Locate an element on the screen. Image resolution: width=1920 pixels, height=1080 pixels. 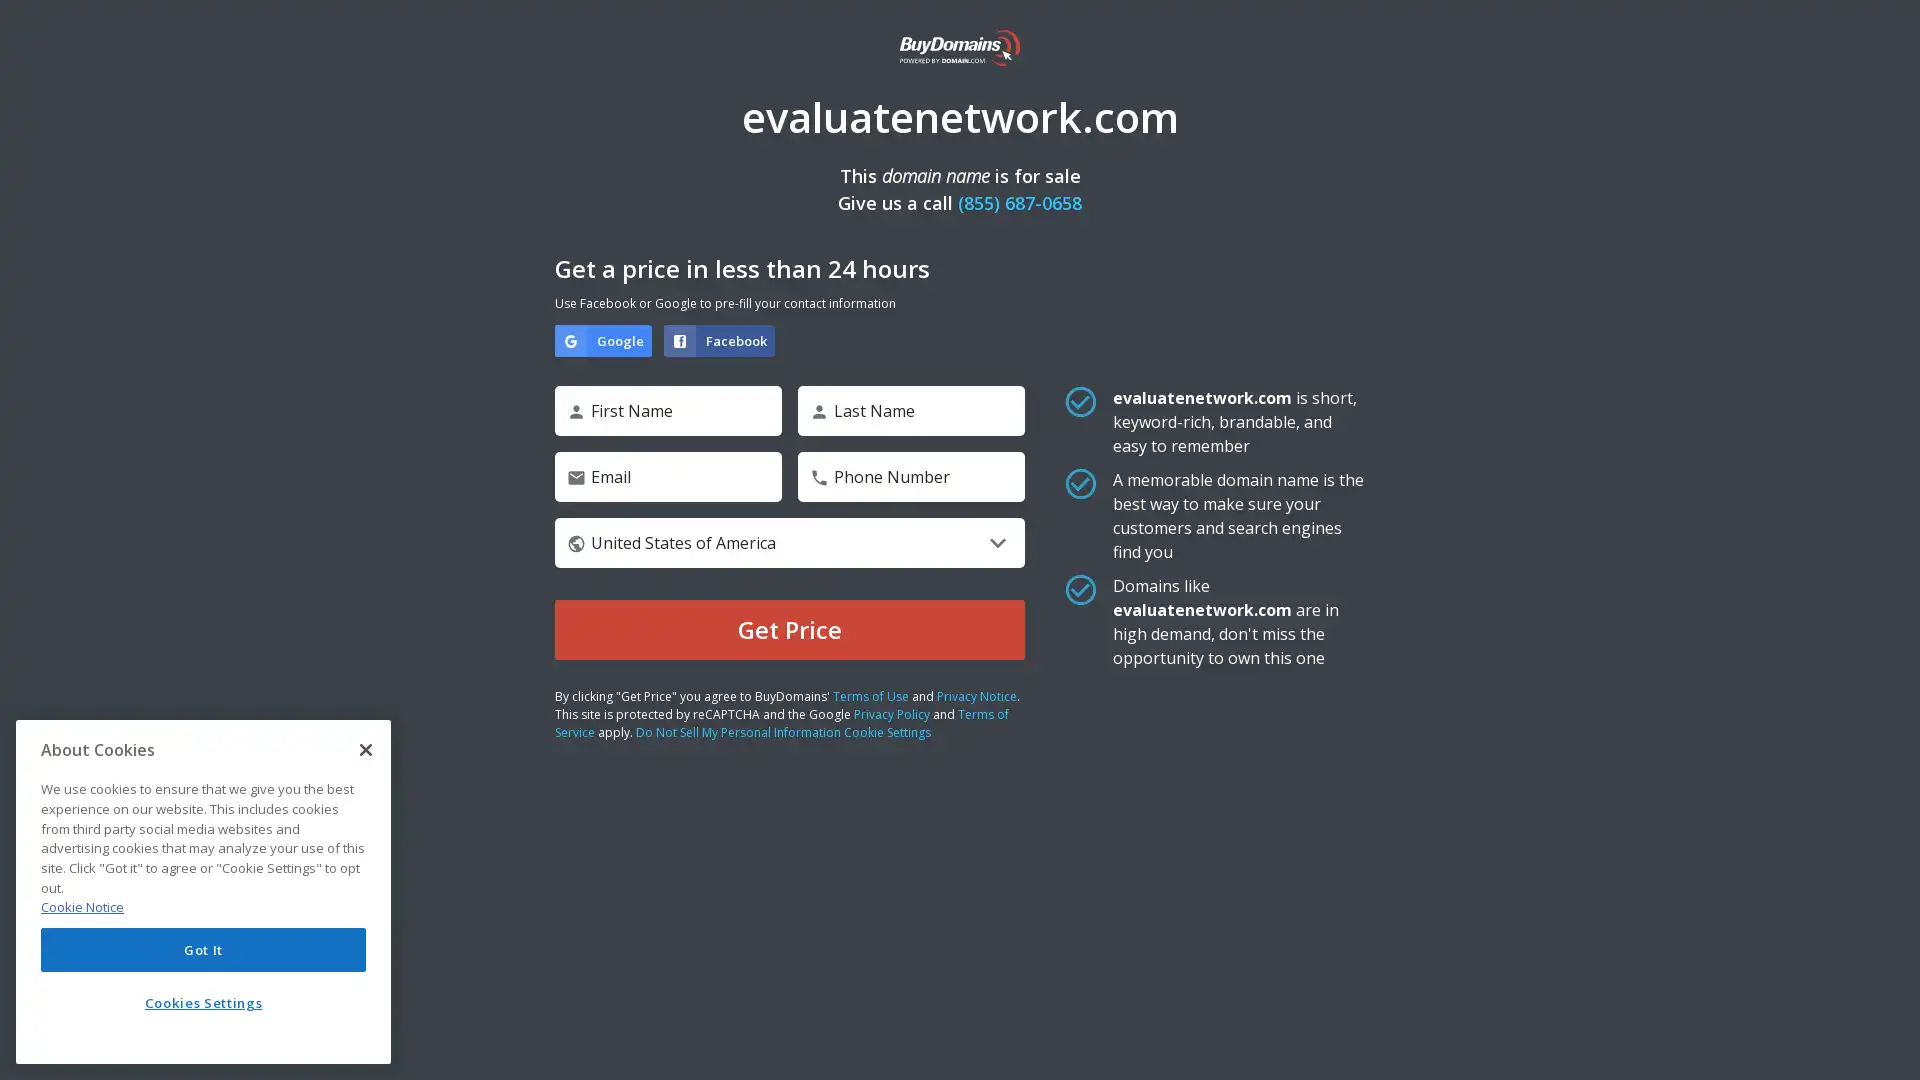
Close is located at coordinates (365, 749).